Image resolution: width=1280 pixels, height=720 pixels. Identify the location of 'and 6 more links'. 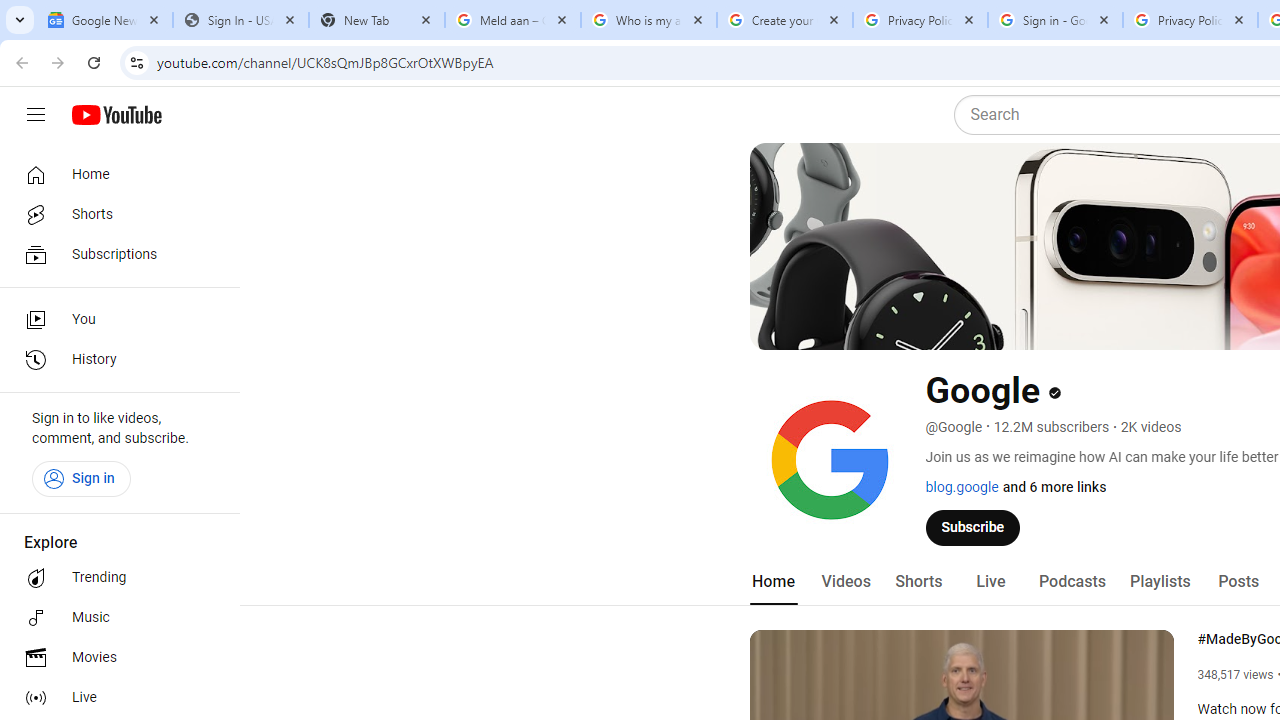
(1053, 487).